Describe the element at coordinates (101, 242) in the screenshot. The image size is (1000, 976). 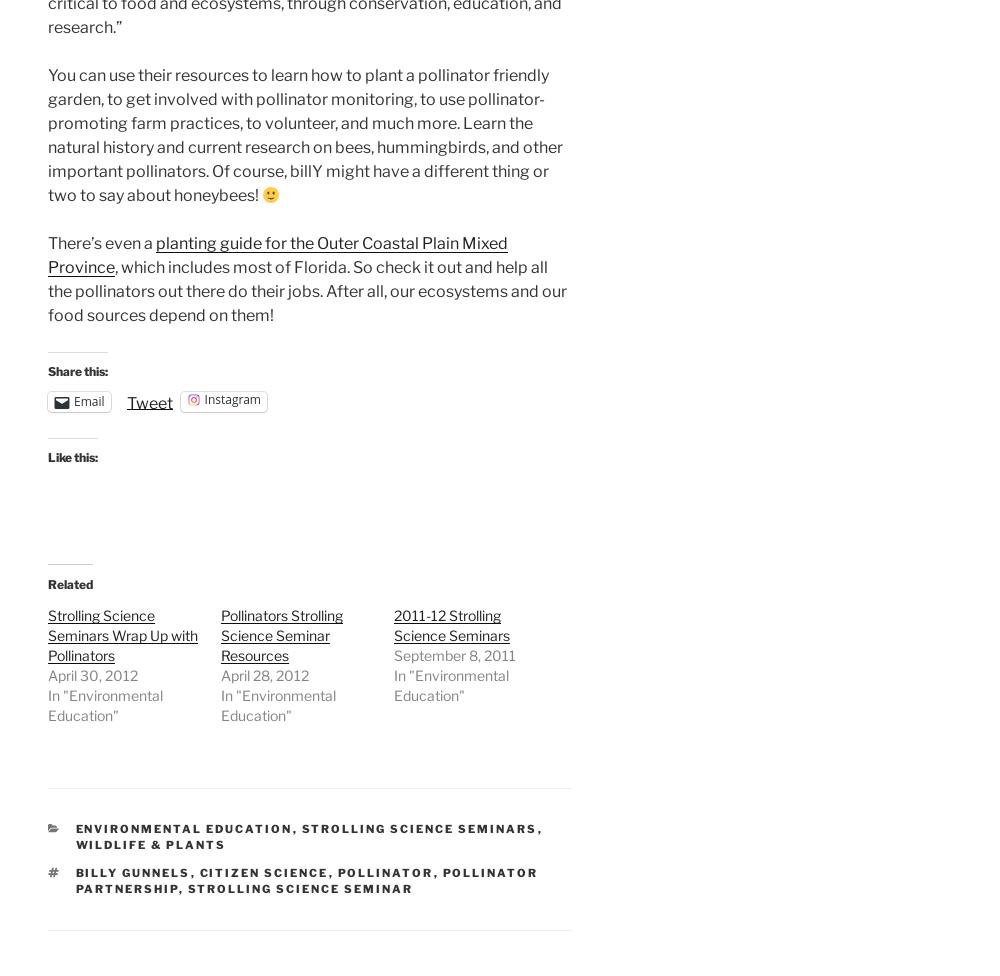
I see `'There’s even a'` at that location.